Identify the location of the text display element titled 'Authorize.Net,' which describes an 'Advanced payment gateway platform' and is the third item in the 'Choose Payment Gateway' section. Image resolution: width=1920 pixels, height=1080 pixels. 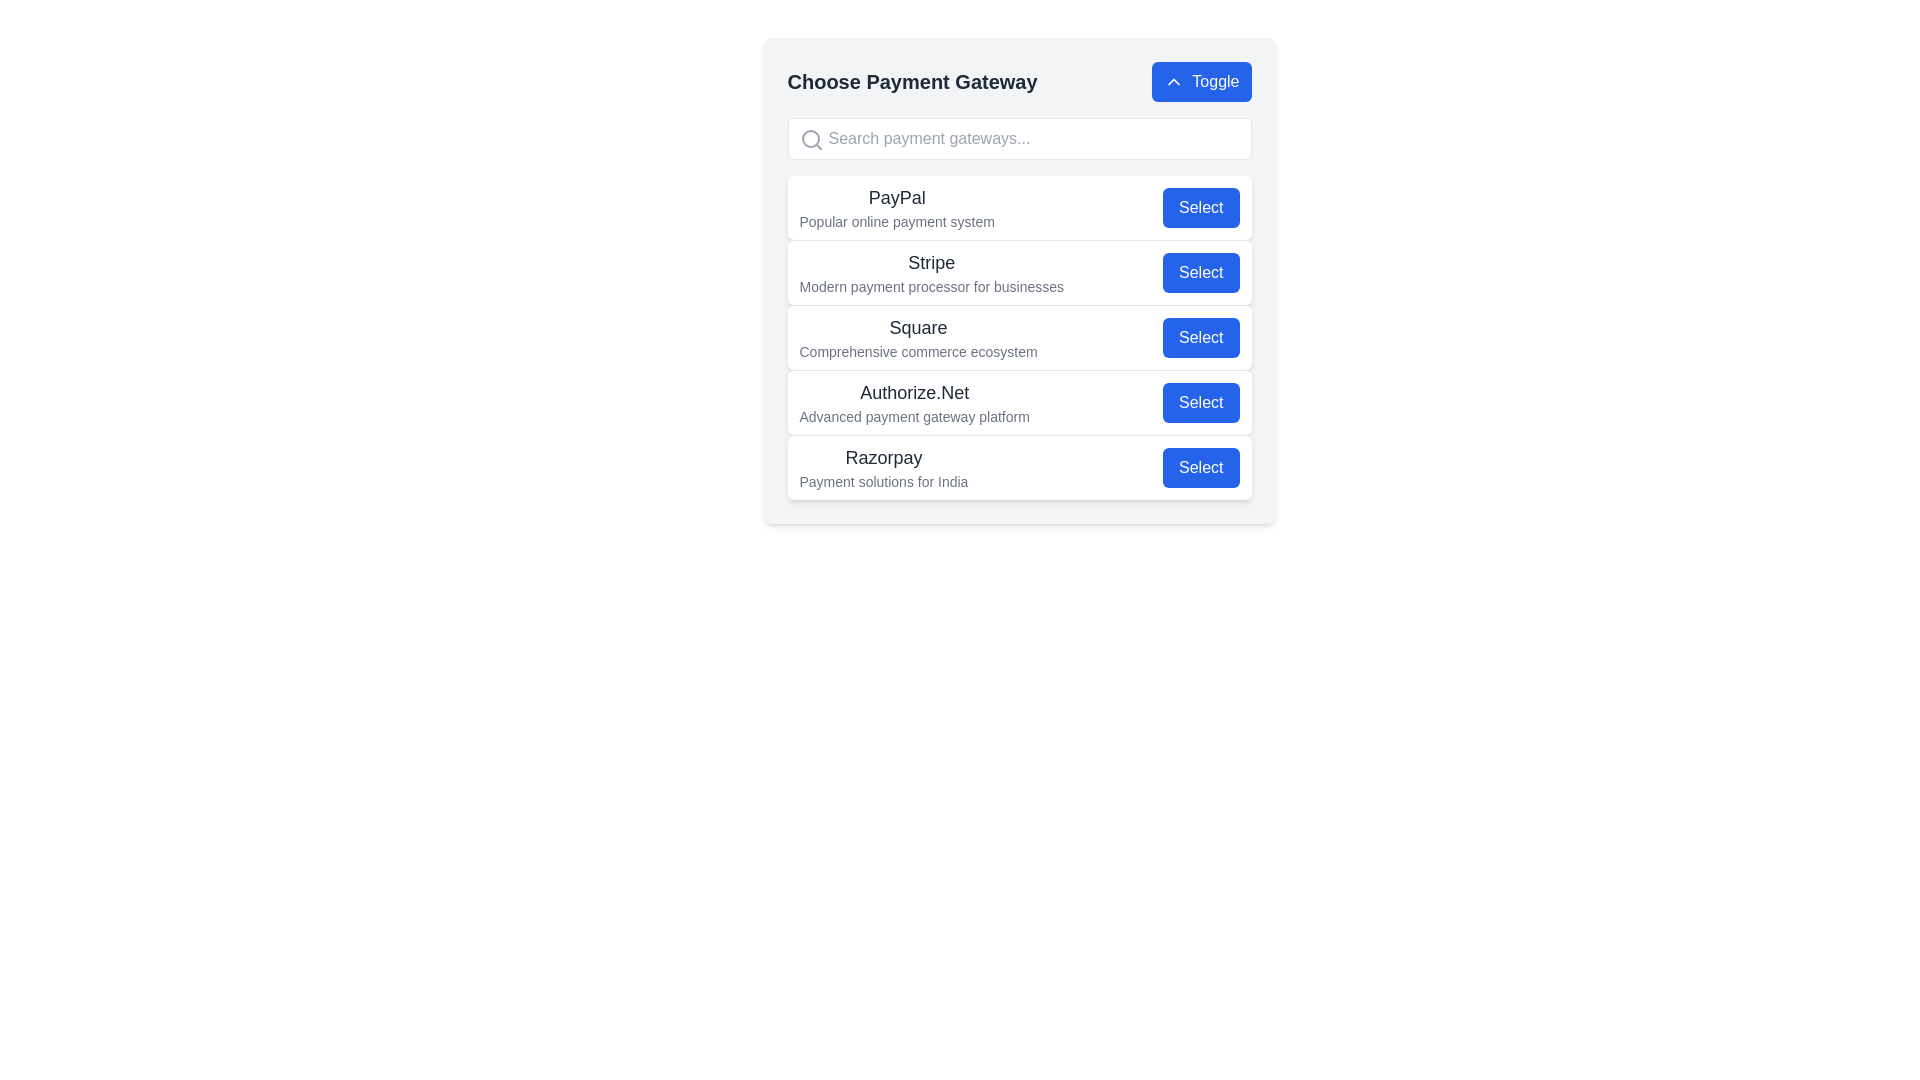
(913, 402).